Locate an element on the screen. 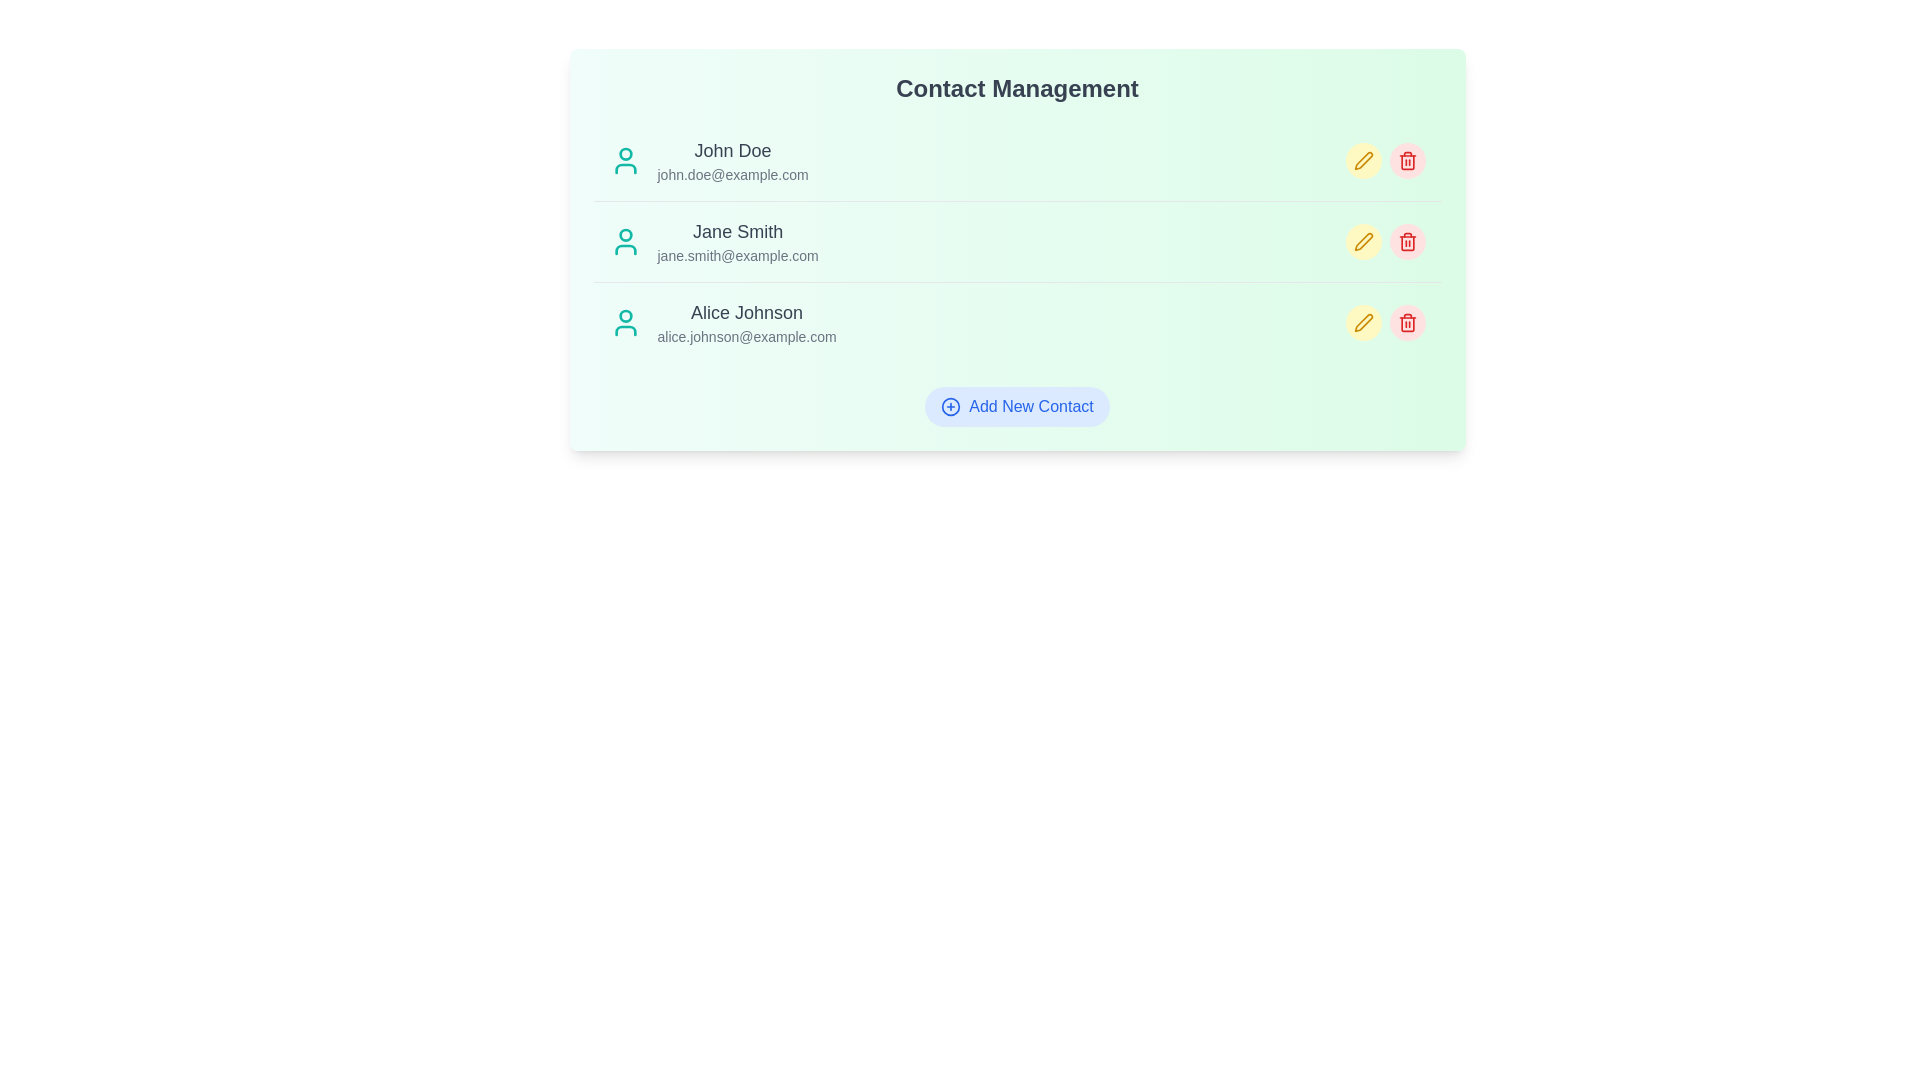 This screenshot has height=1080, width=1920. the contact with email john.doe@example.com is located at coordinates (732, 160).